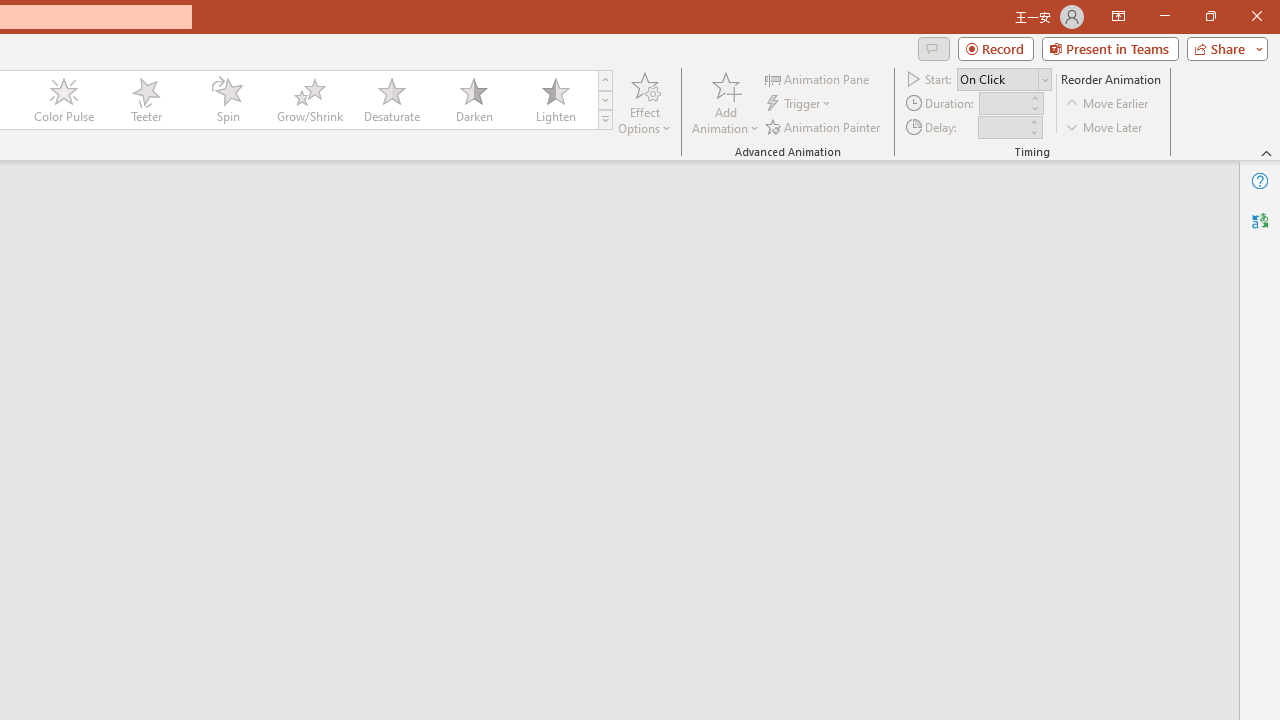 The width and height of the screenshot is (1280, 720). Describe the element at coordinates (308, 100) in the screenshot. I see `'Grow/Shrink'` at that location.